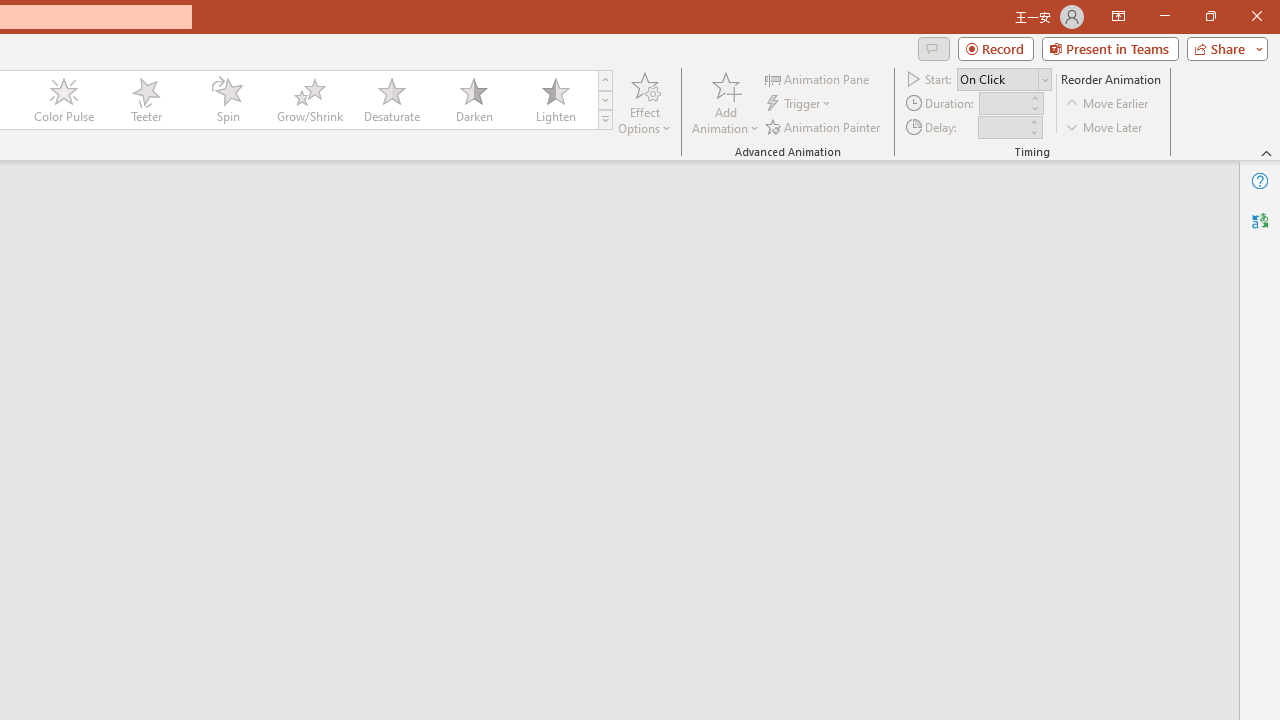 The width and height of the screenshot is (1280, 720). Describe the element at coordinates (308, 100) in the screenshot. I see `'Grow/Shrink'` at that location.